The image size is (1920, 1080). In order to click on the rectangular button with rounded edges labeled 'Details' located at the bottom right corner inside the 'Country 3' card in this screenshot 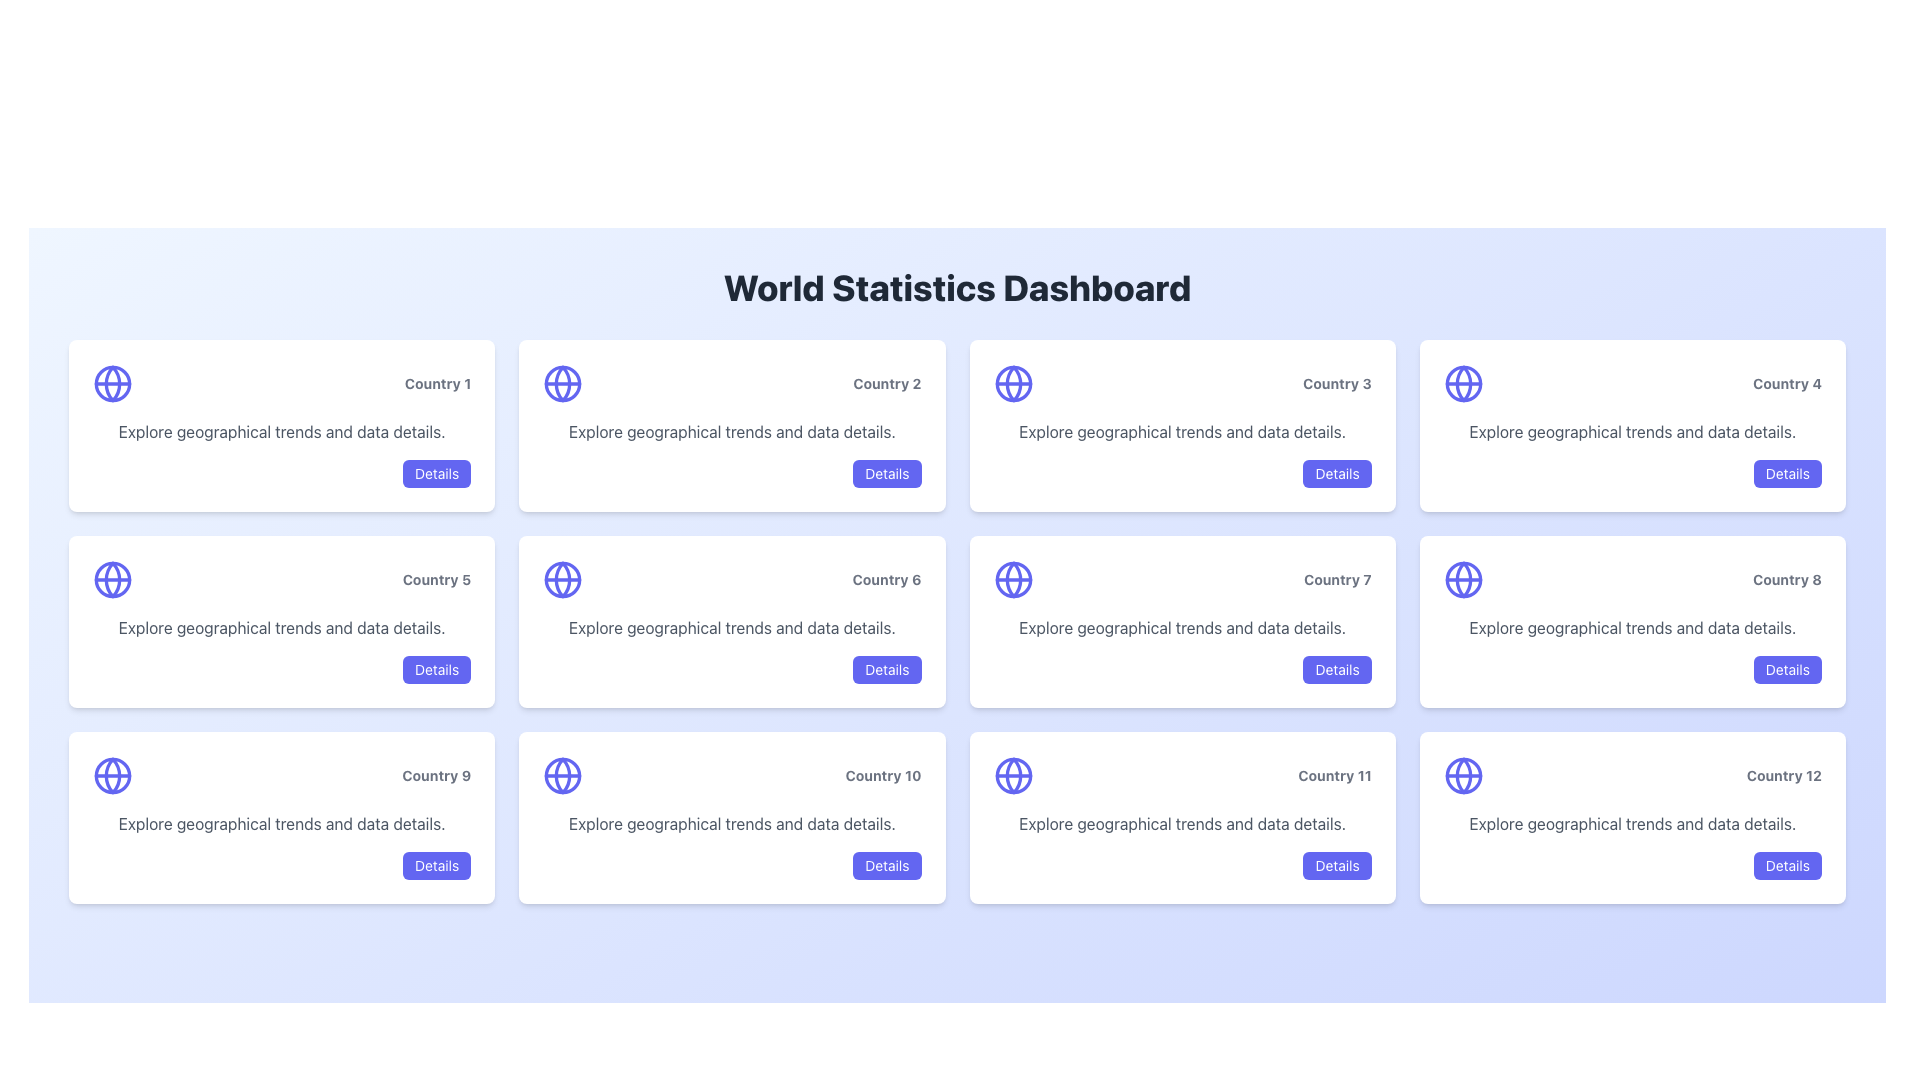, I will do `click(1337, 474)`.